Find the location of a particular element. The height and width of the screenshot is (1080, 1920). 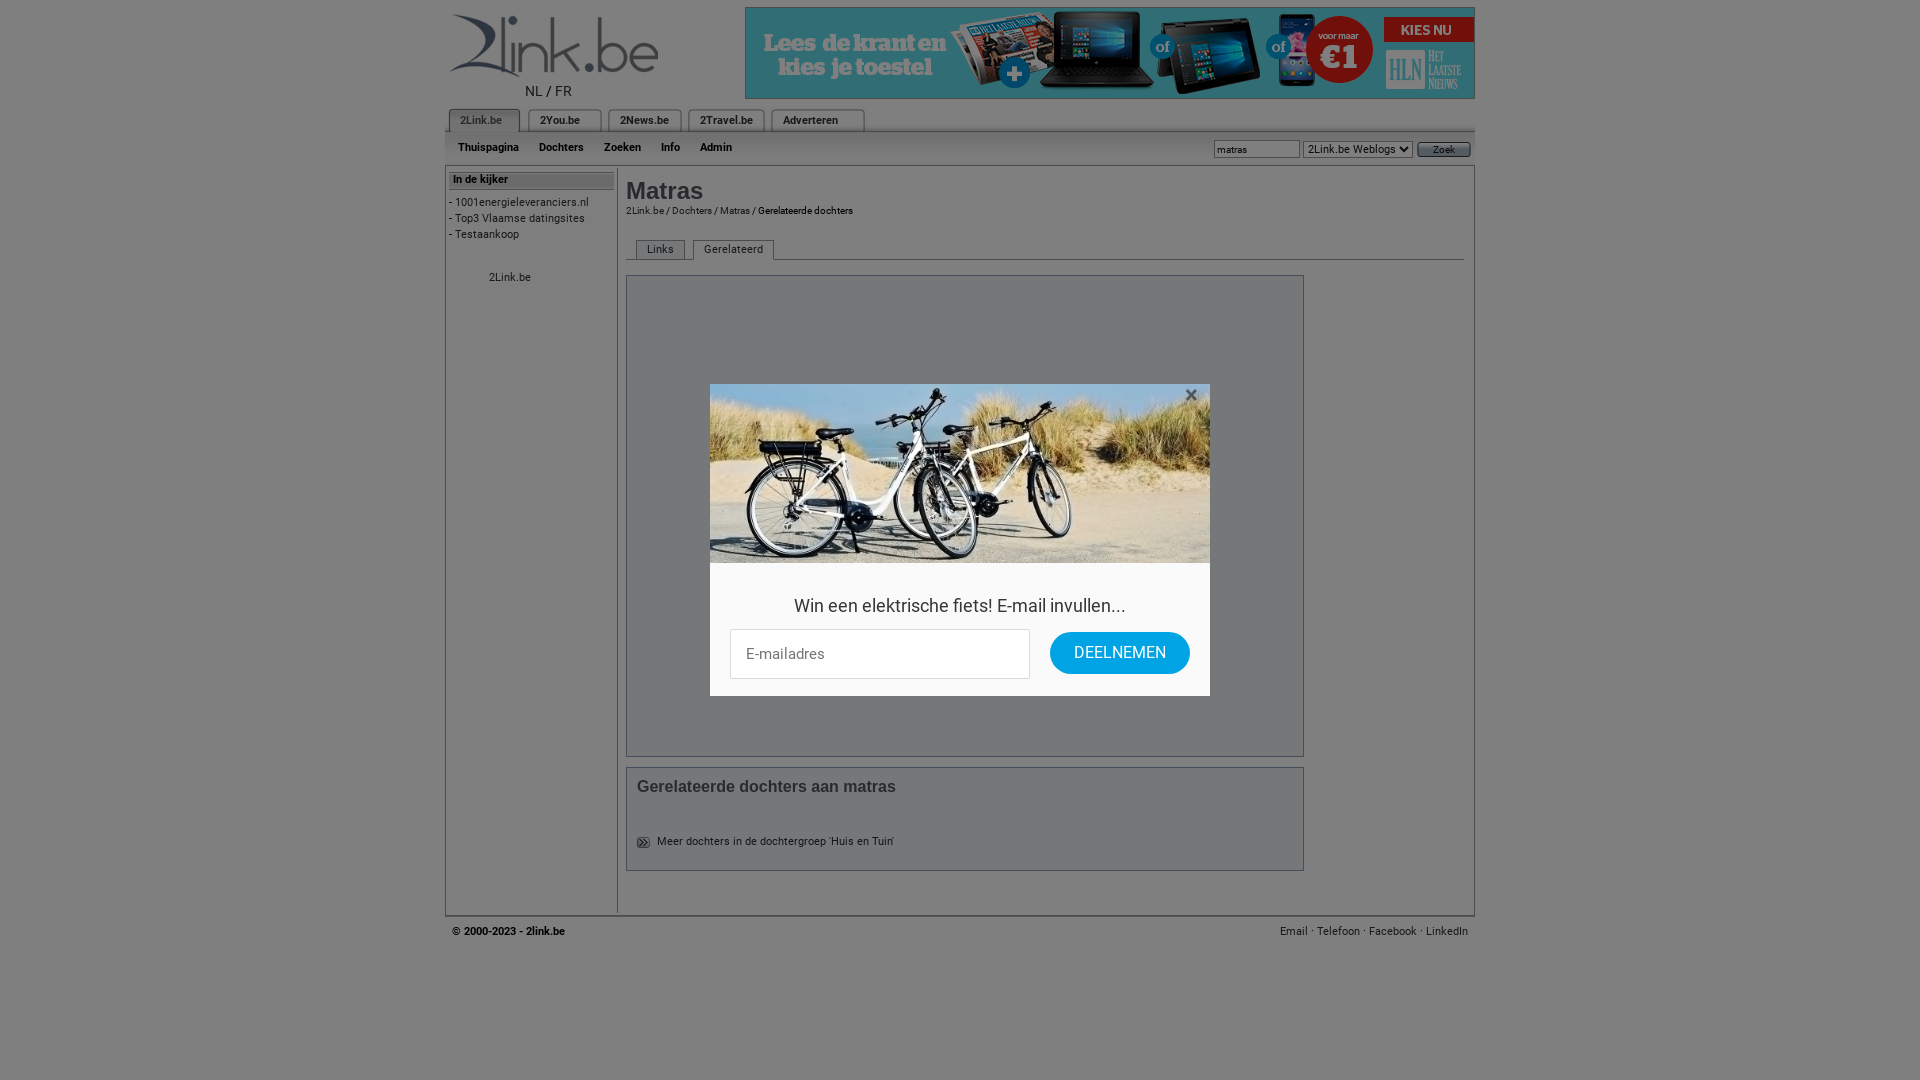

'Zoeken' is located at coordinates (621, 146).